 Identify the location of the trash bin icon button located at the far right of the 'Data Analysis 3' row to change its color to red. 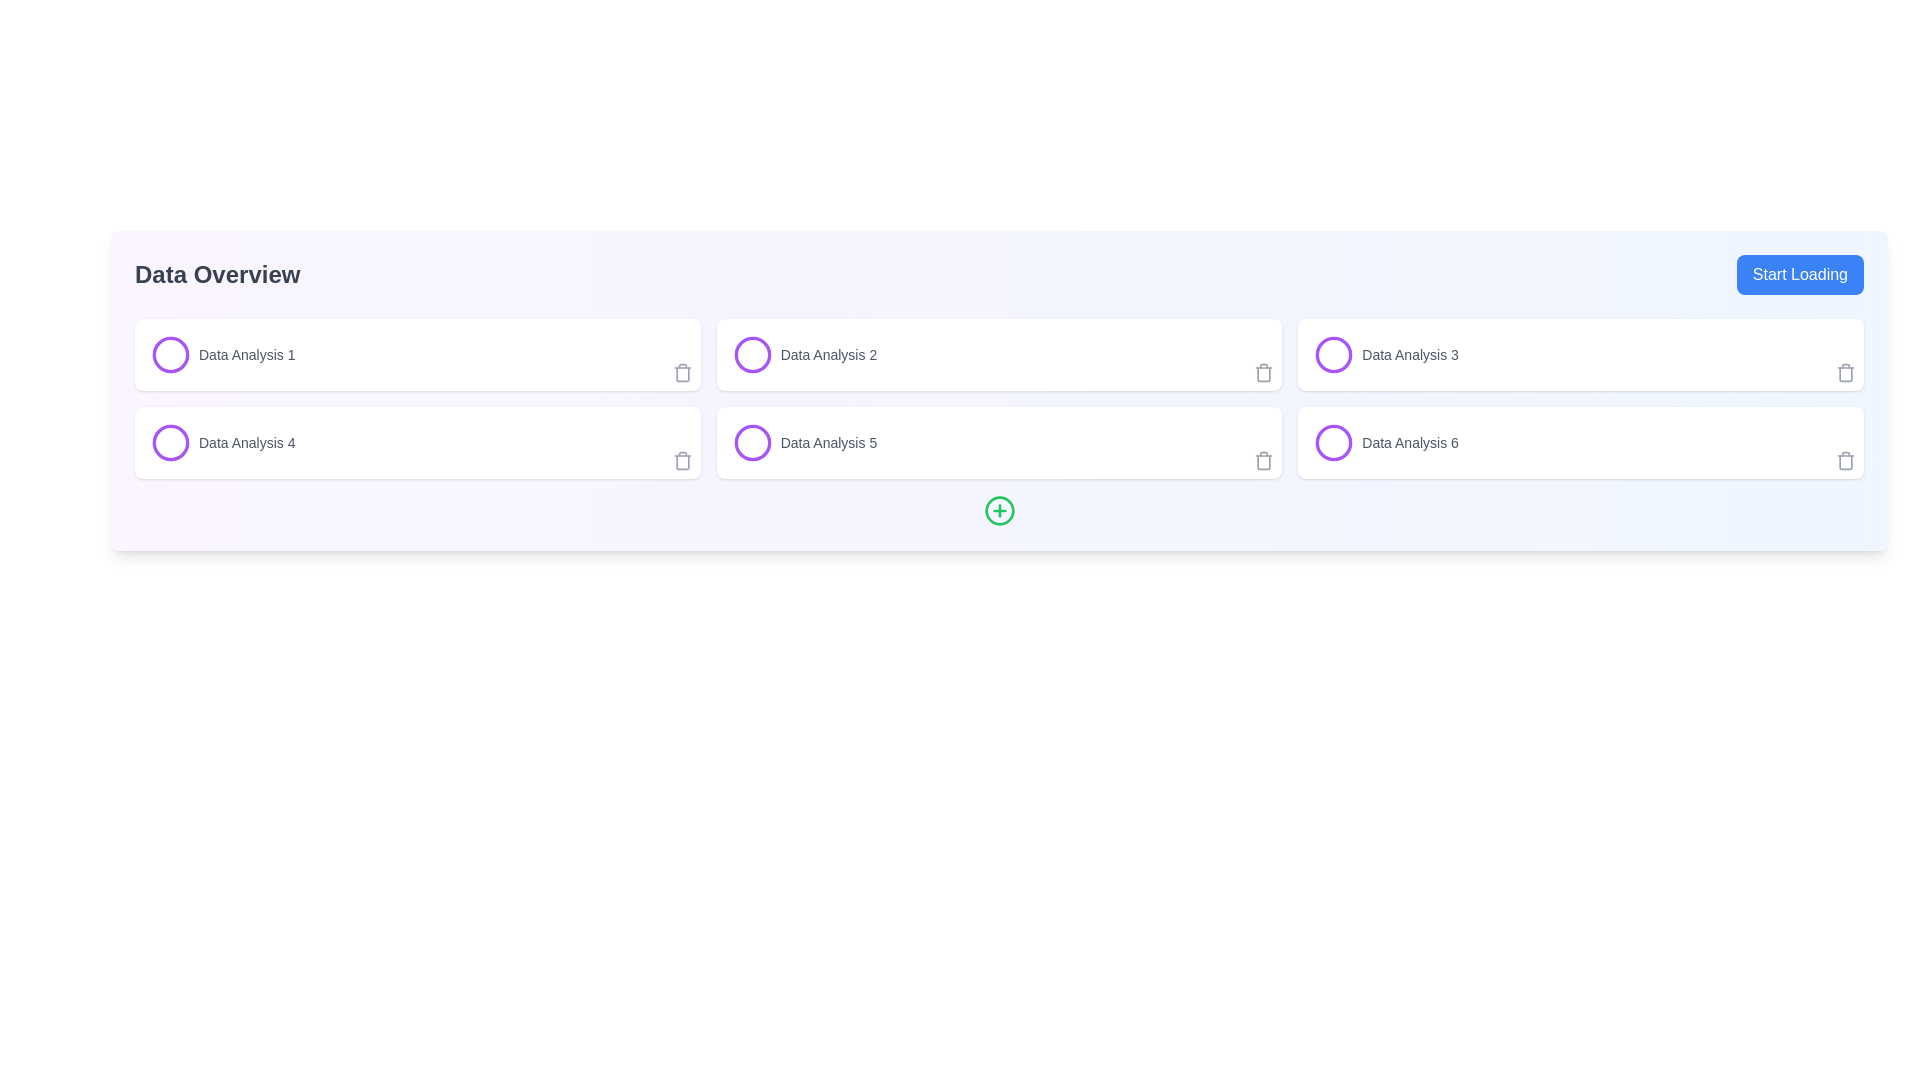
(1845, 373).